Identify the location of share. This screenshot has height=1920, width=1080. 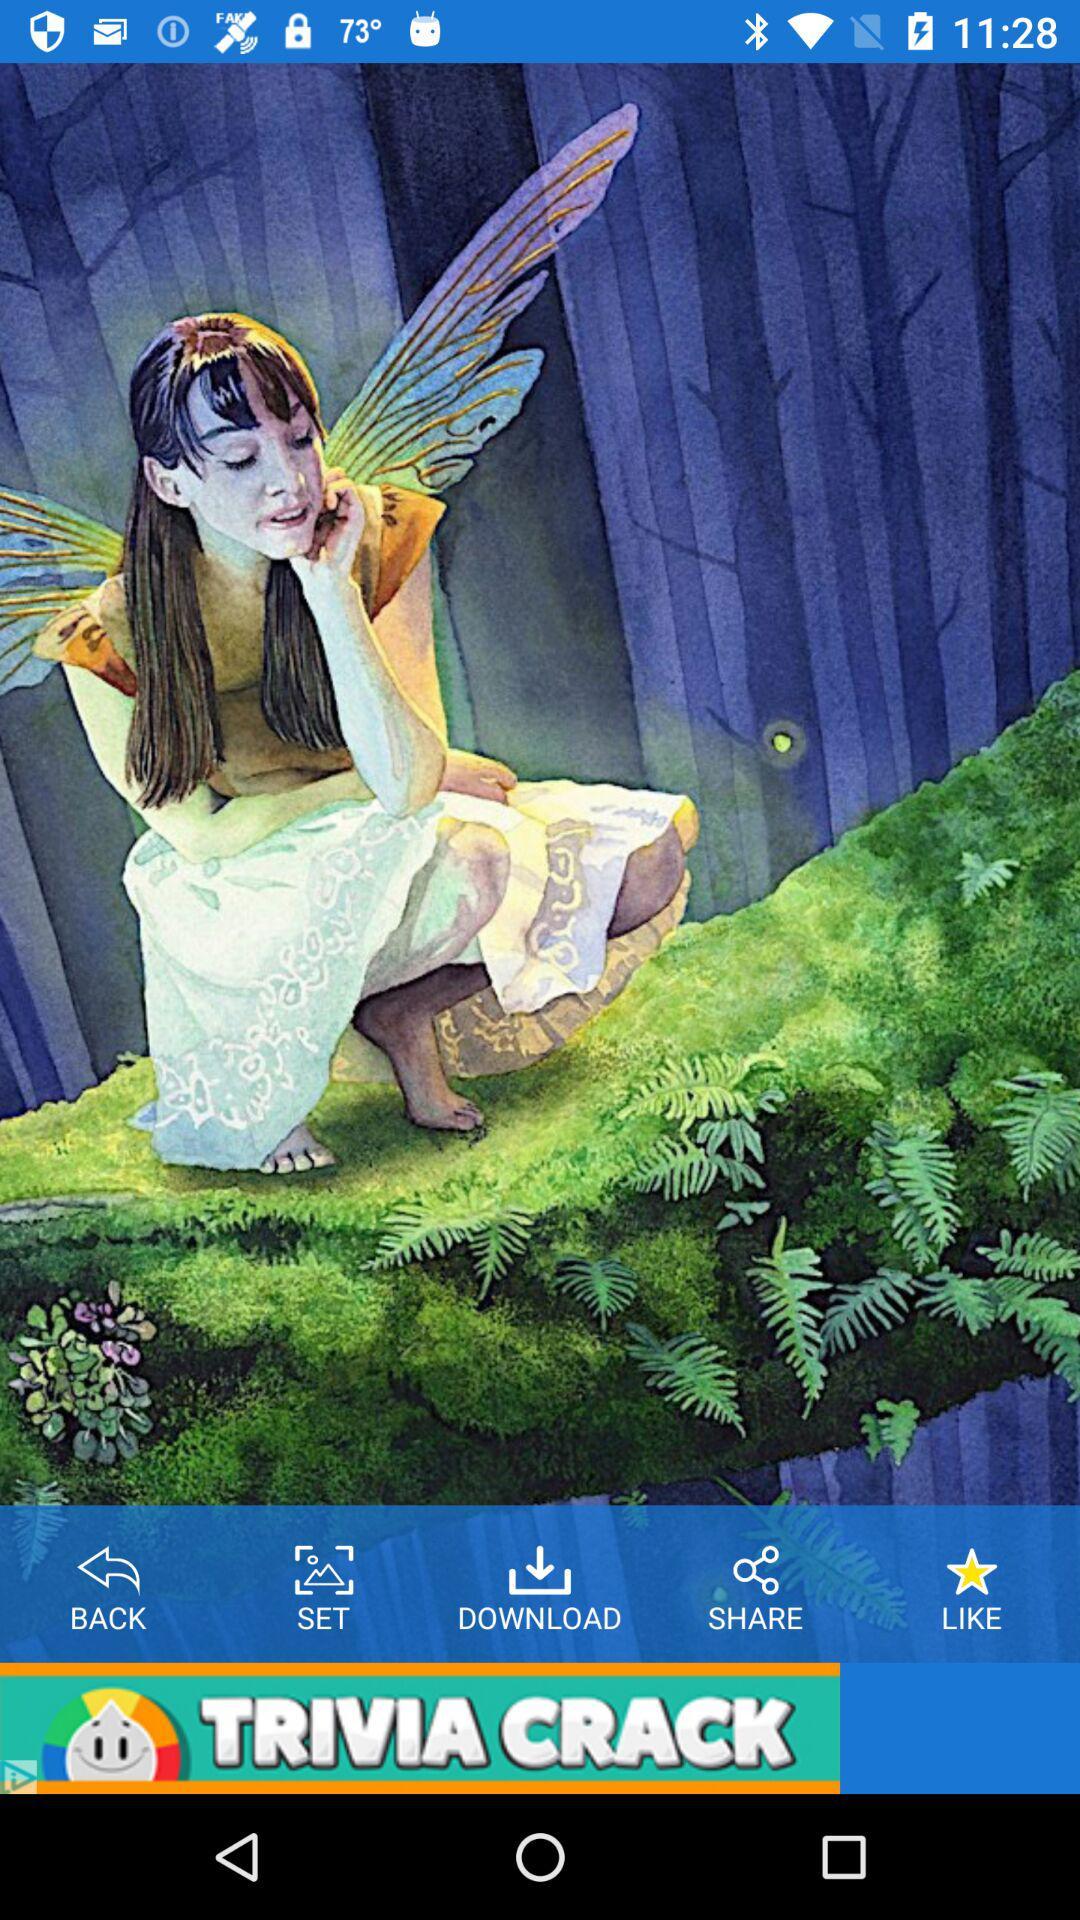
(756, 1562).